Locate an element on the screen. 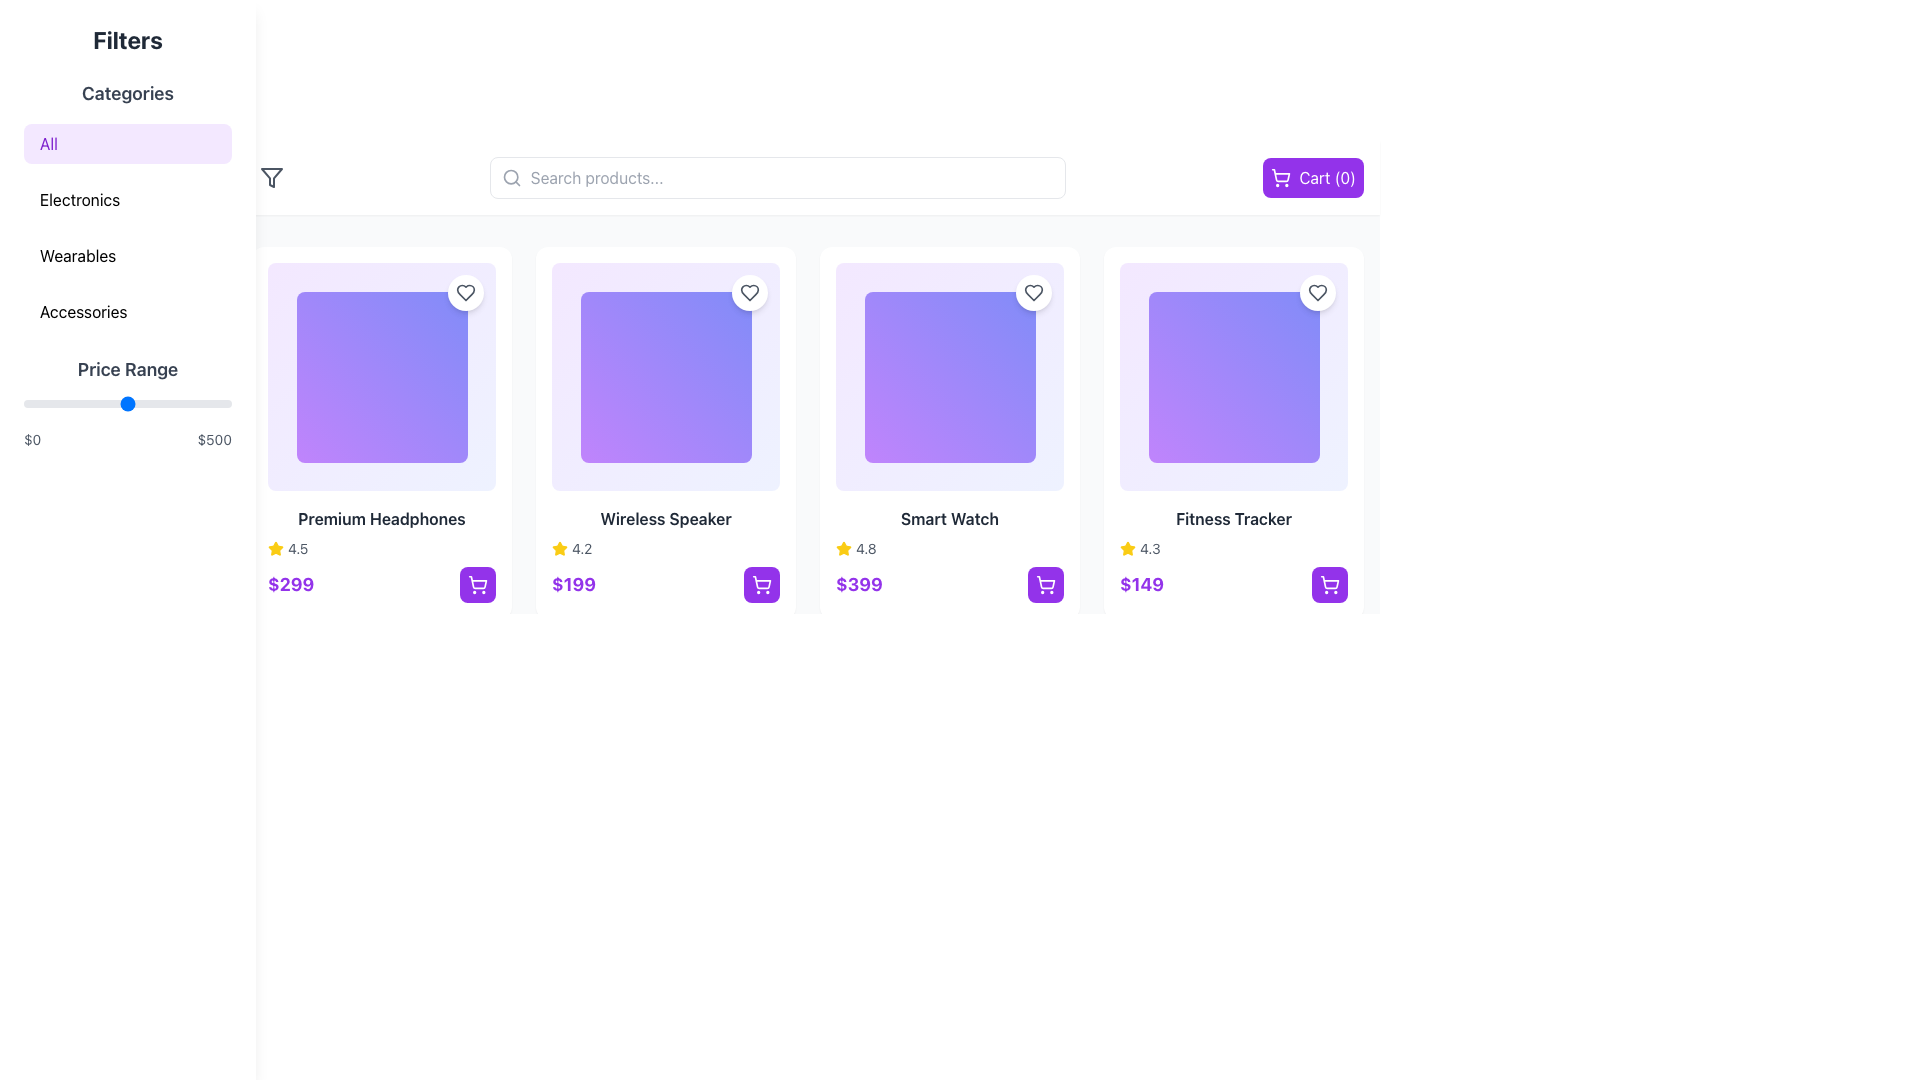 Image resolution: width=1920 pixels, height=1080 pixels. the 'Accessories' filter button located in the sidebar under the 'Categories' title is located at coordinates (127, 312).